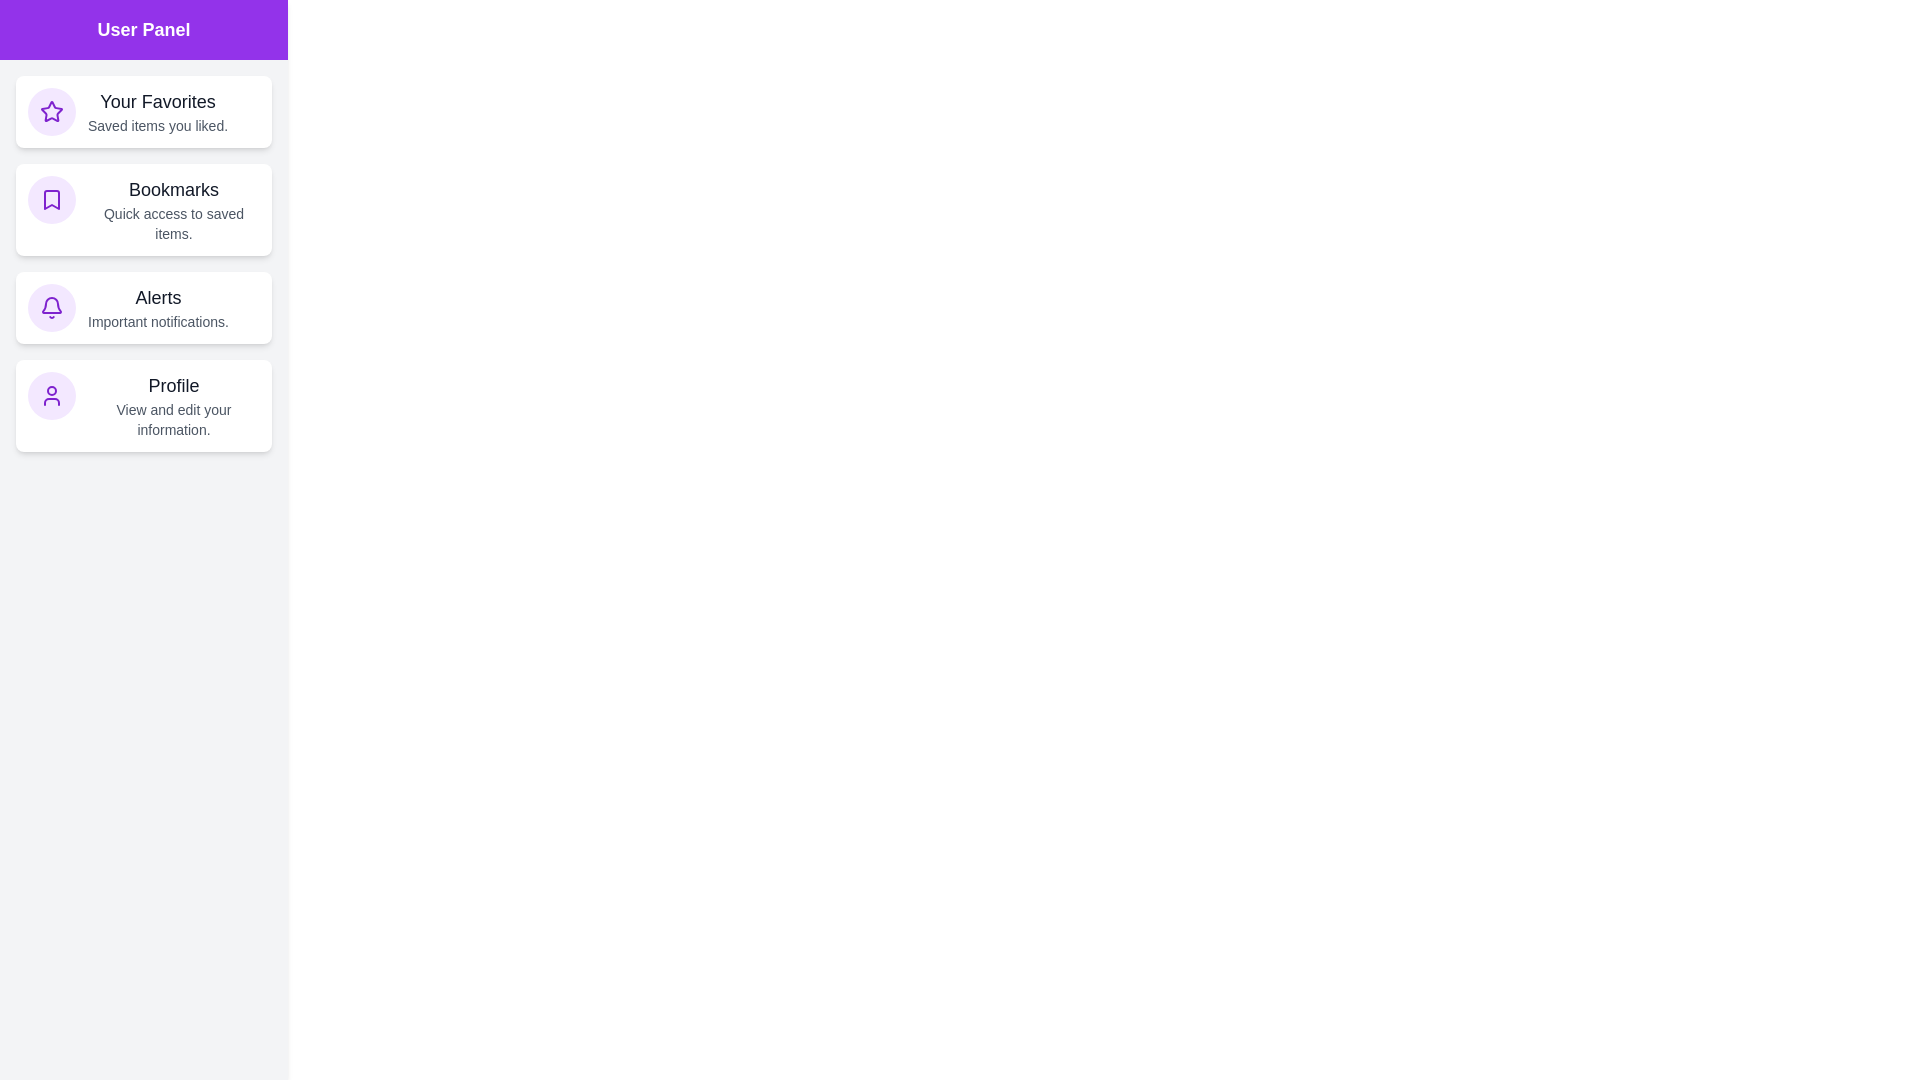 The height and width of the screenshot is (1080, 1920). I want to click on the icon associated with Your Favorites, so click(52, 111).